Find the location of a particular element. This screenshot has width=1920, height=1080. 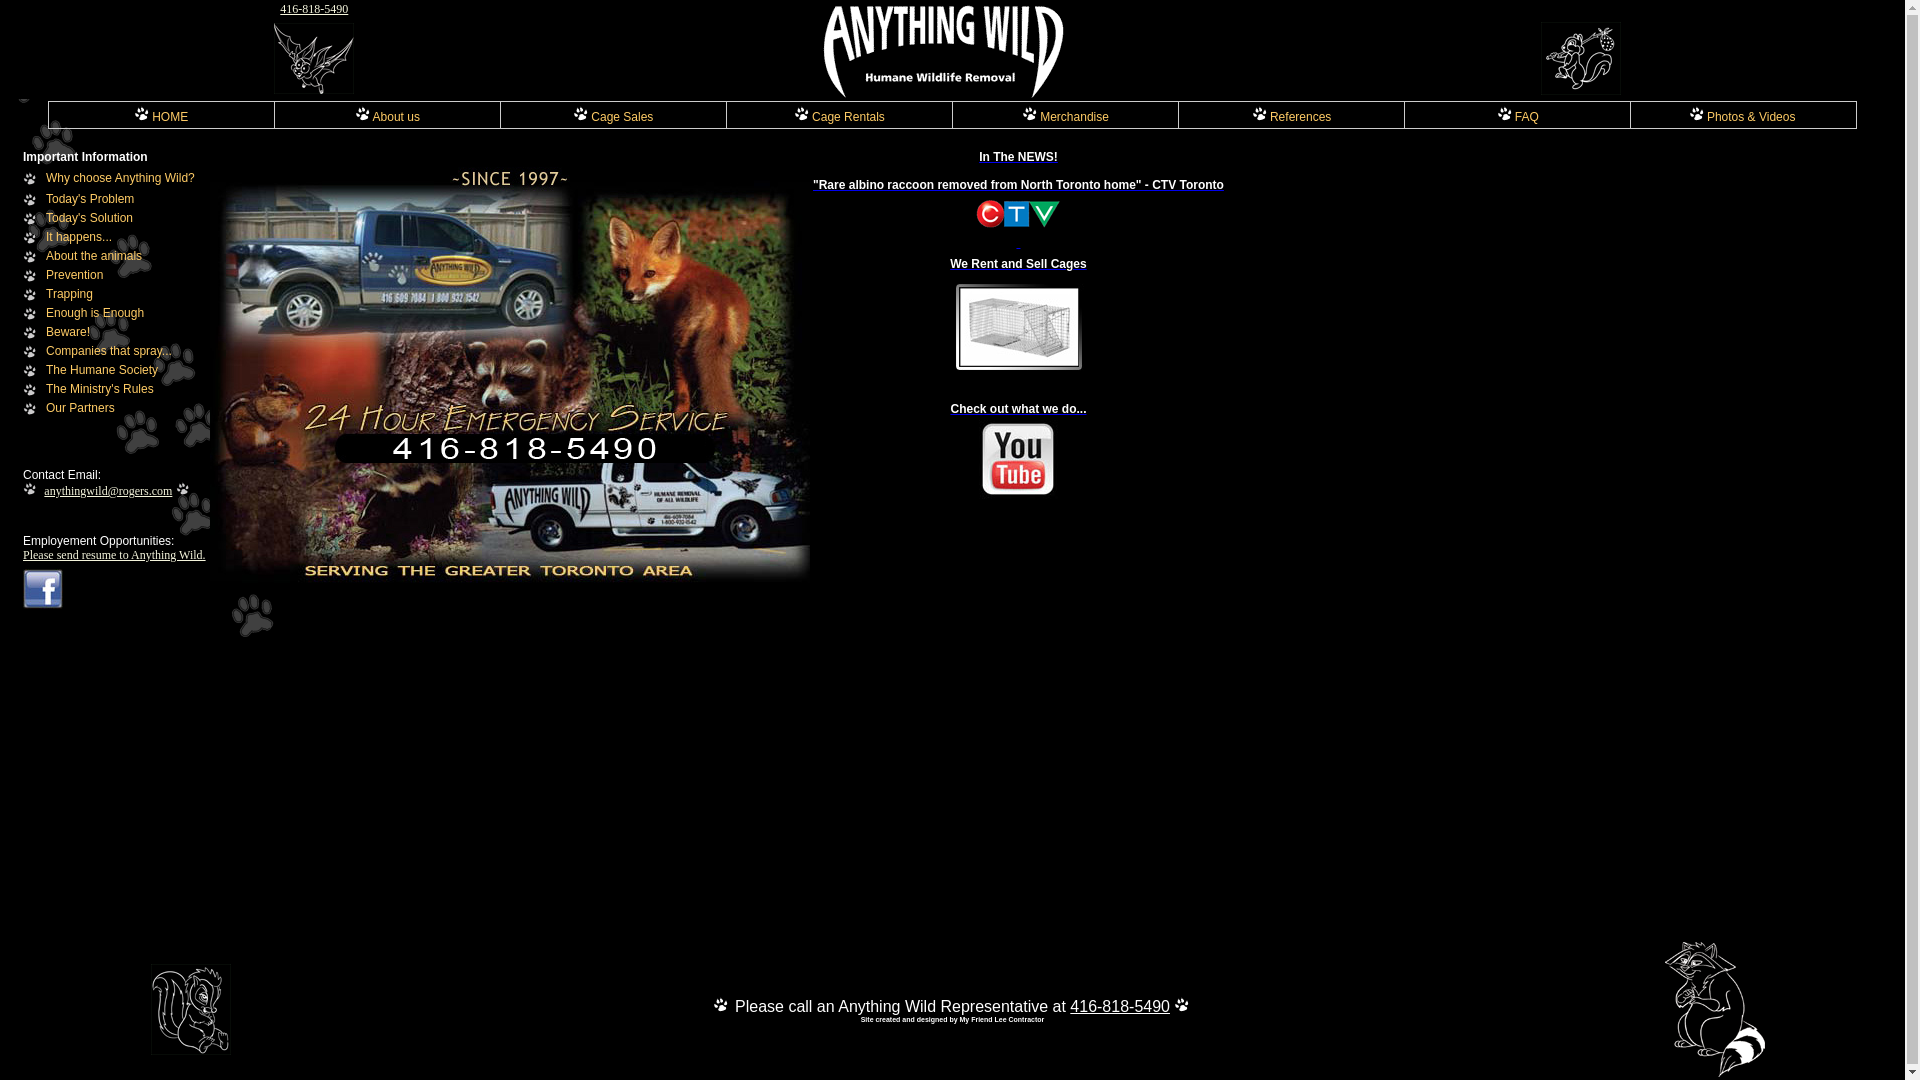

'Enough is Enough' is located at coordinates (94, 312).